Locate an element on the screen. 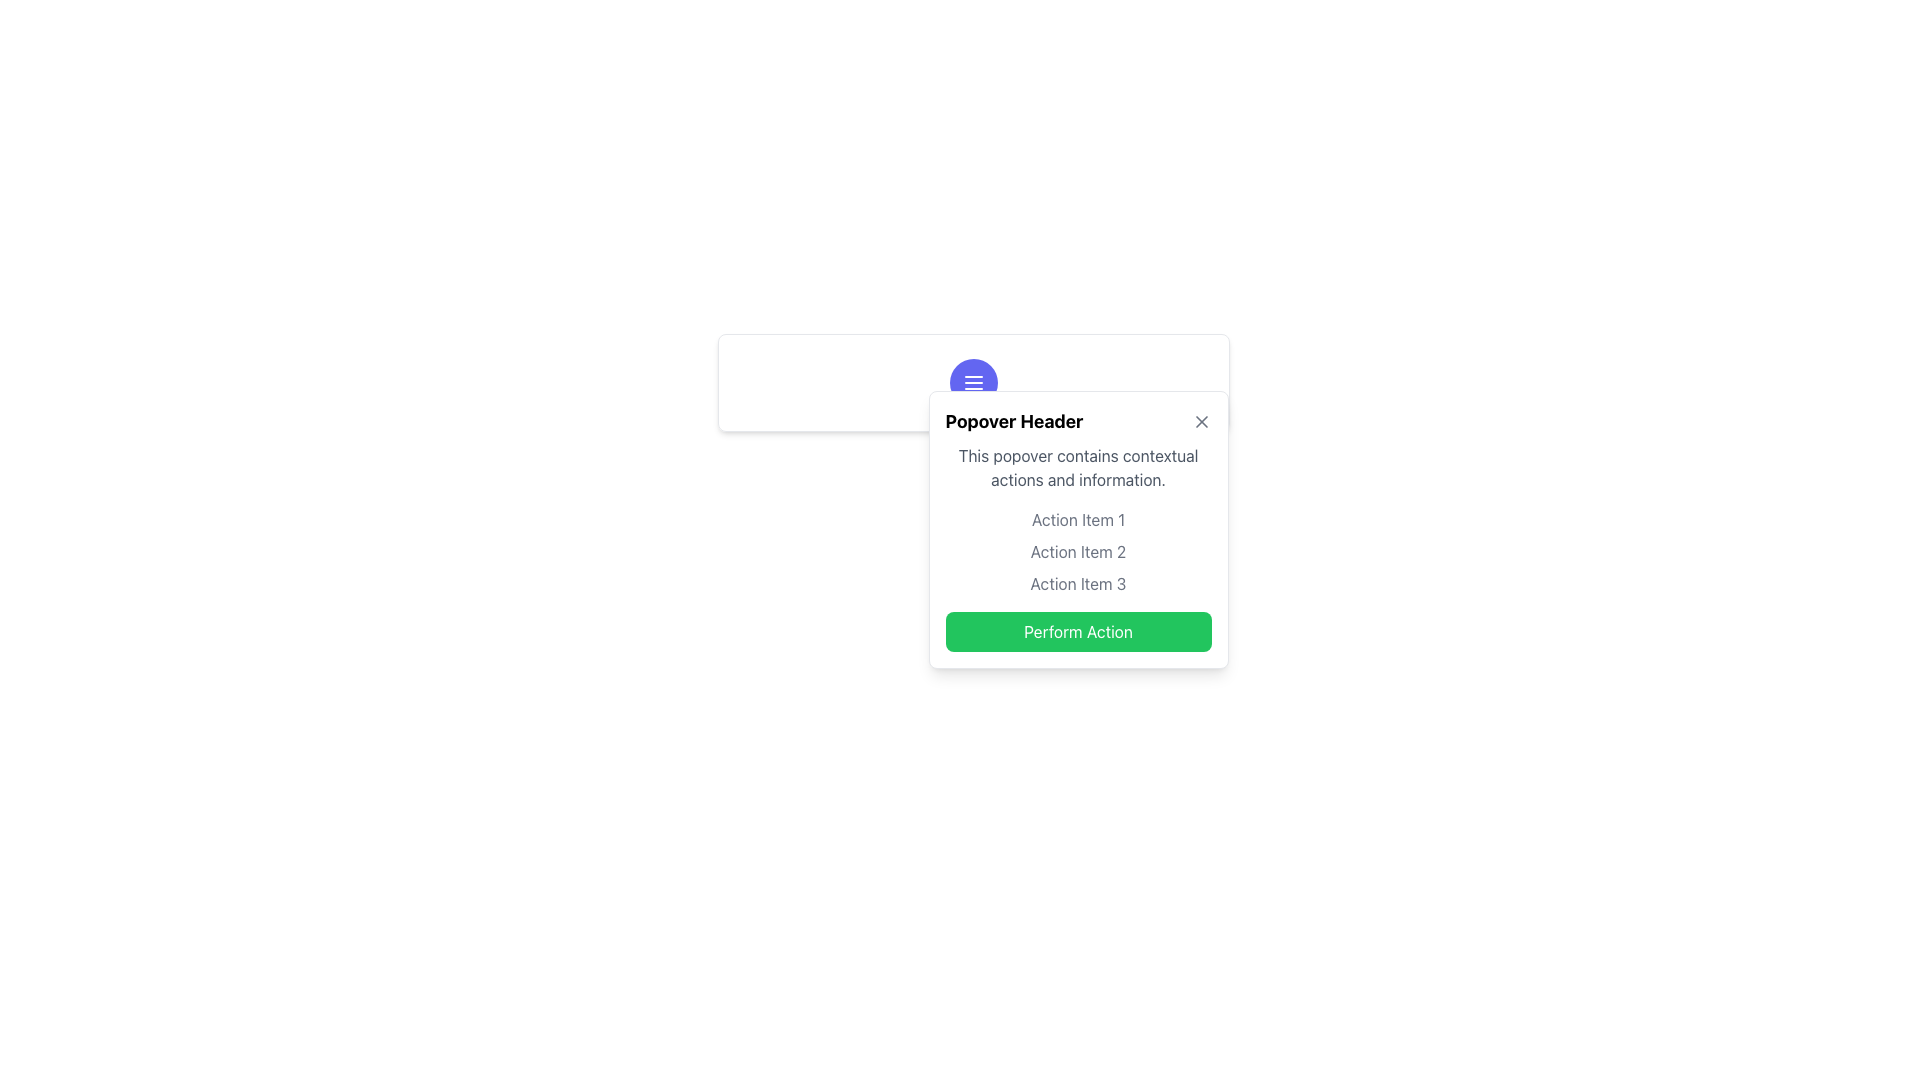  the text label at the top-left corner of the popover component to potentially view a tooltip is located at coordinates (1014, 420).